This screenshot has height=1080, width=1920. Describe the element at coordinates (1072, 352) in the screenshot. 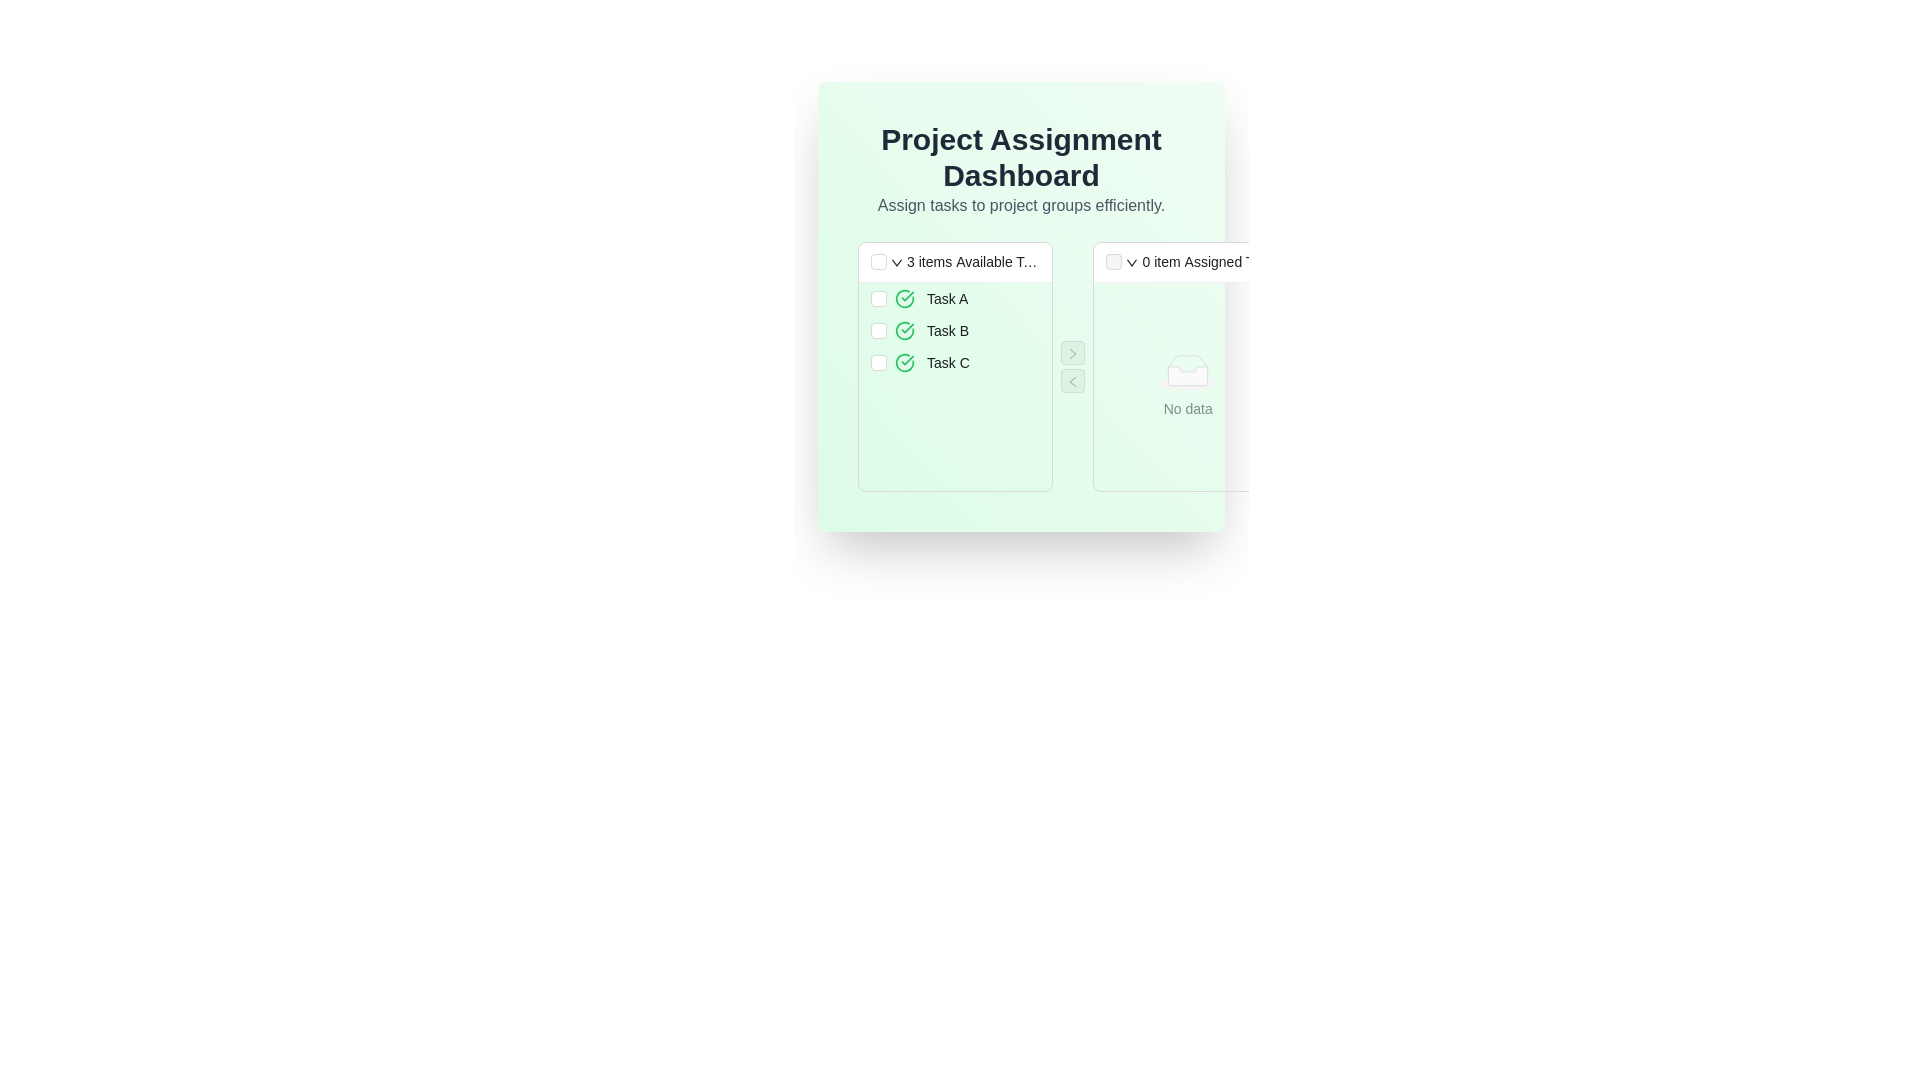

I see `the navigational button located centrally between the '3 items Available Tasks' section on the left and the '0 item Assigned' section on the right to initiate the transfer or navigation action` at that location.